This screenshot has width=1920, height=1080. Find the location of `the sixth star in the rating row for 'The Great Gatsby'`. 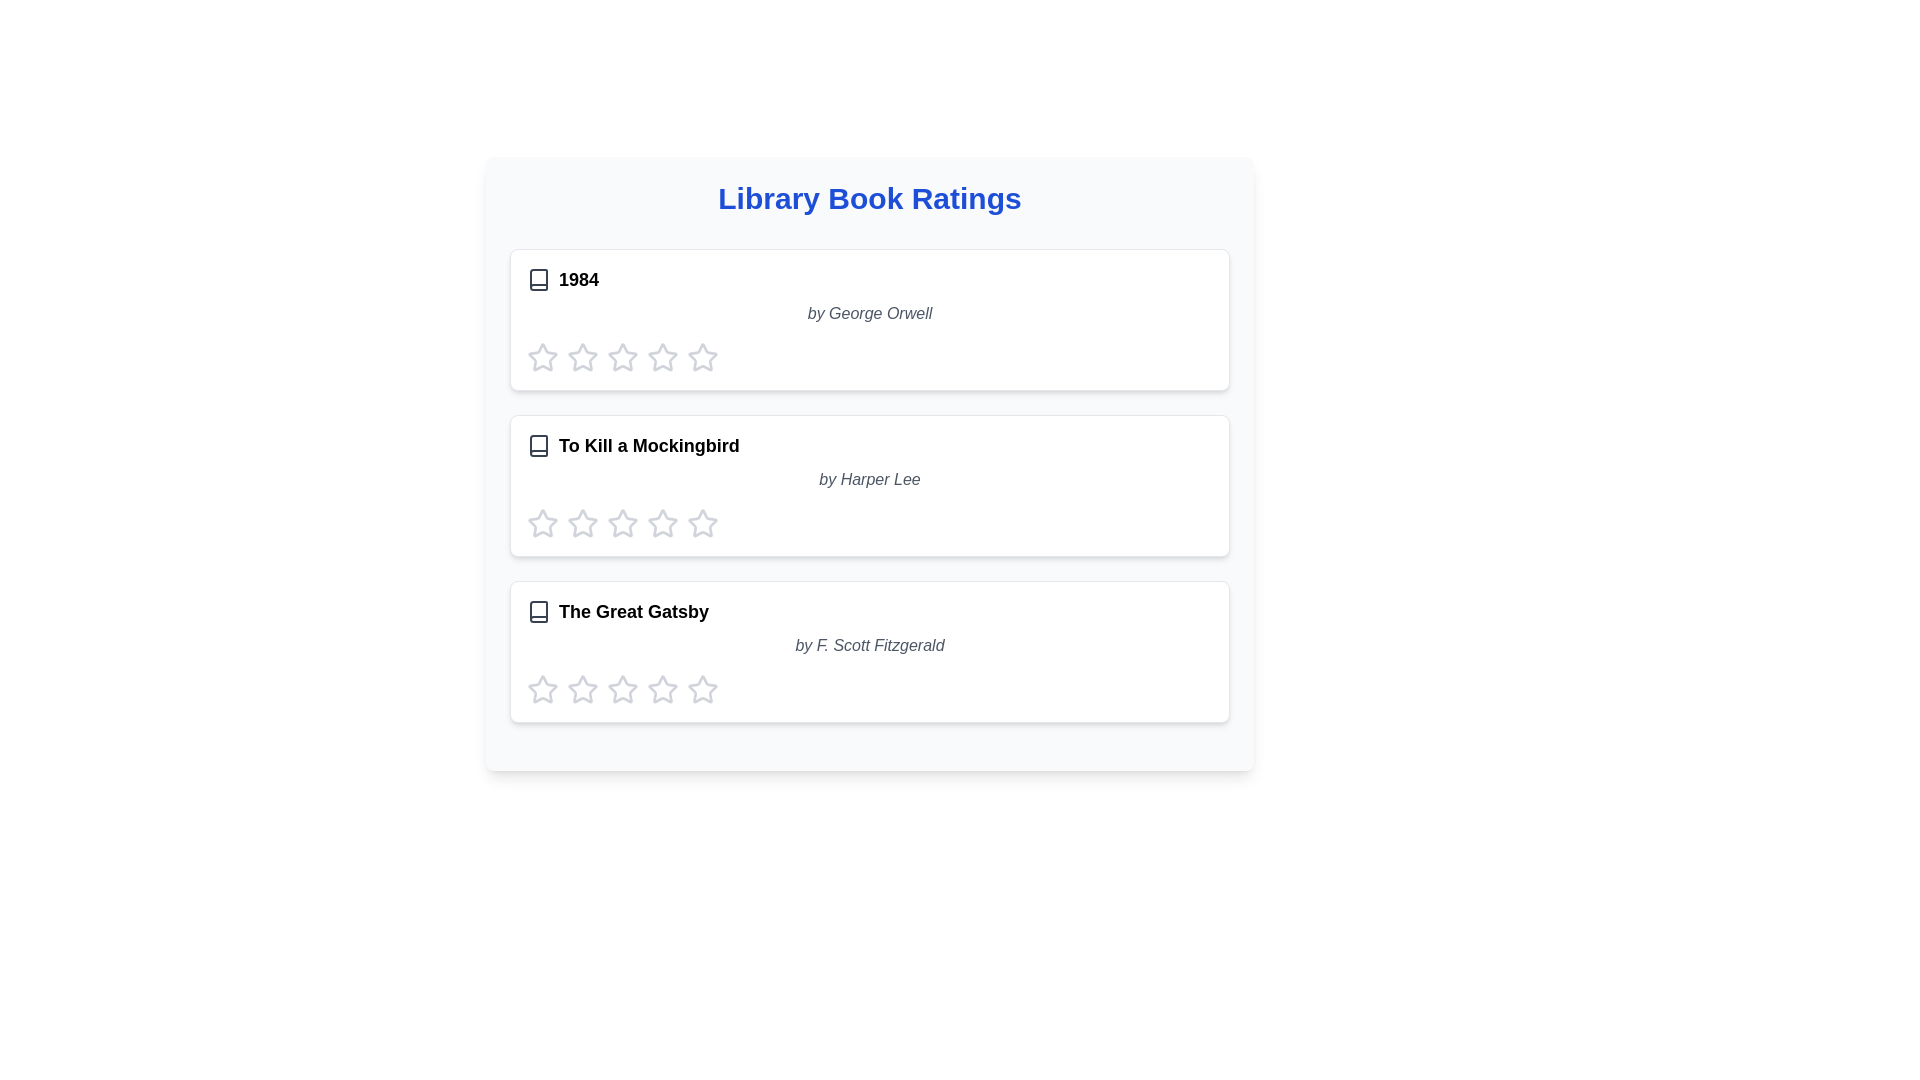

the sixth star in the rating row for 'The Great Gatsby' is located at coordinates (662, 689).